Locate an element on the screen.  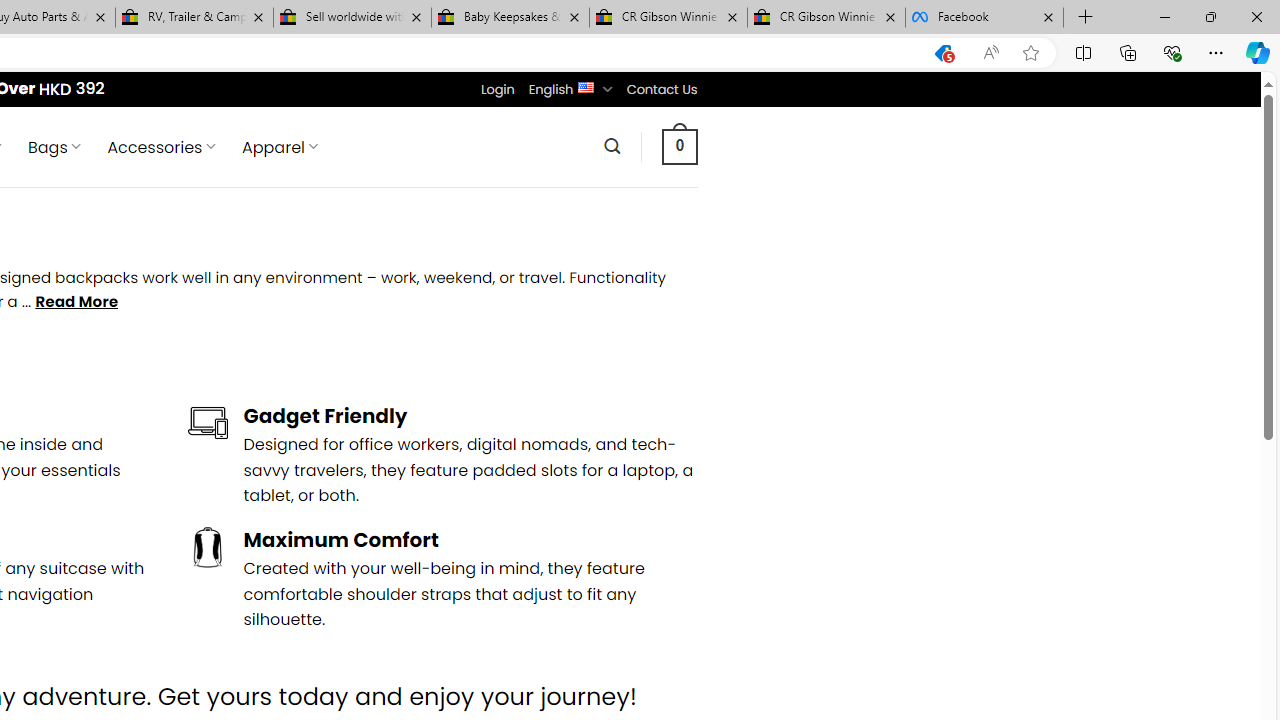
'English' is located at coordinates (585, 85).